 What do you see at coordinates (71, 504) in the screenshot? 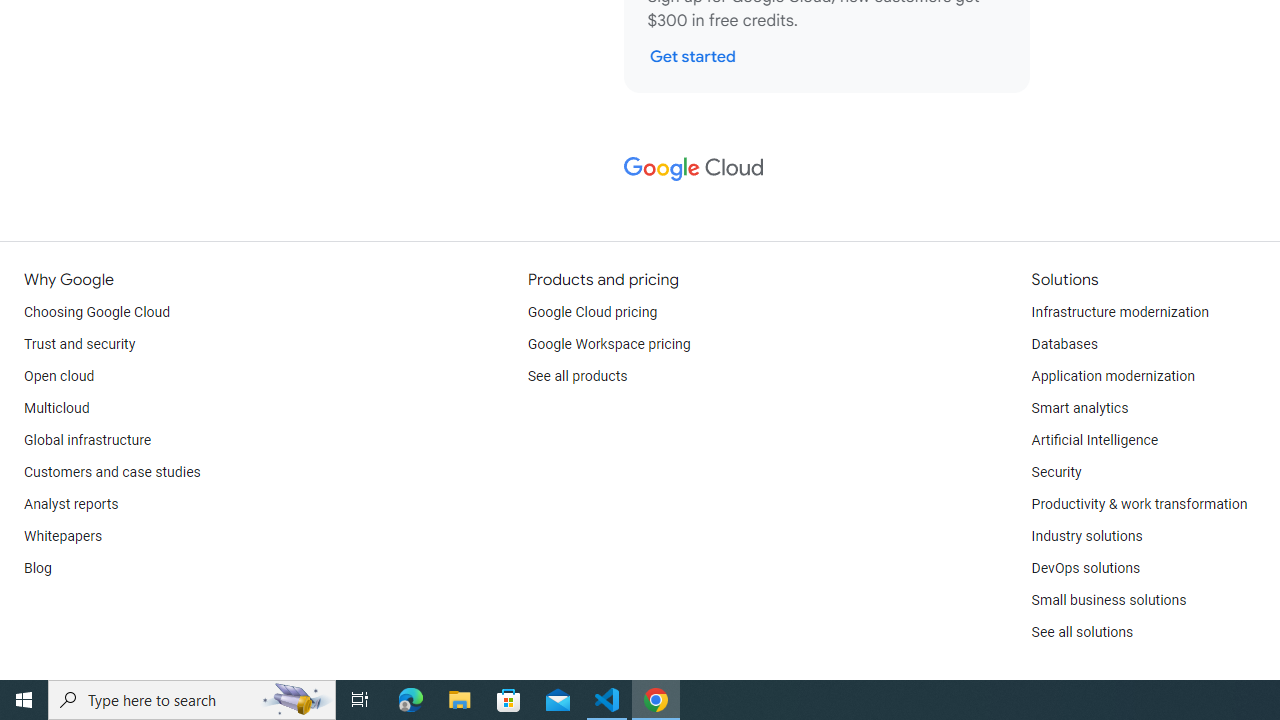
I see `'Analyst reports'` at bounding box center [71, 504].